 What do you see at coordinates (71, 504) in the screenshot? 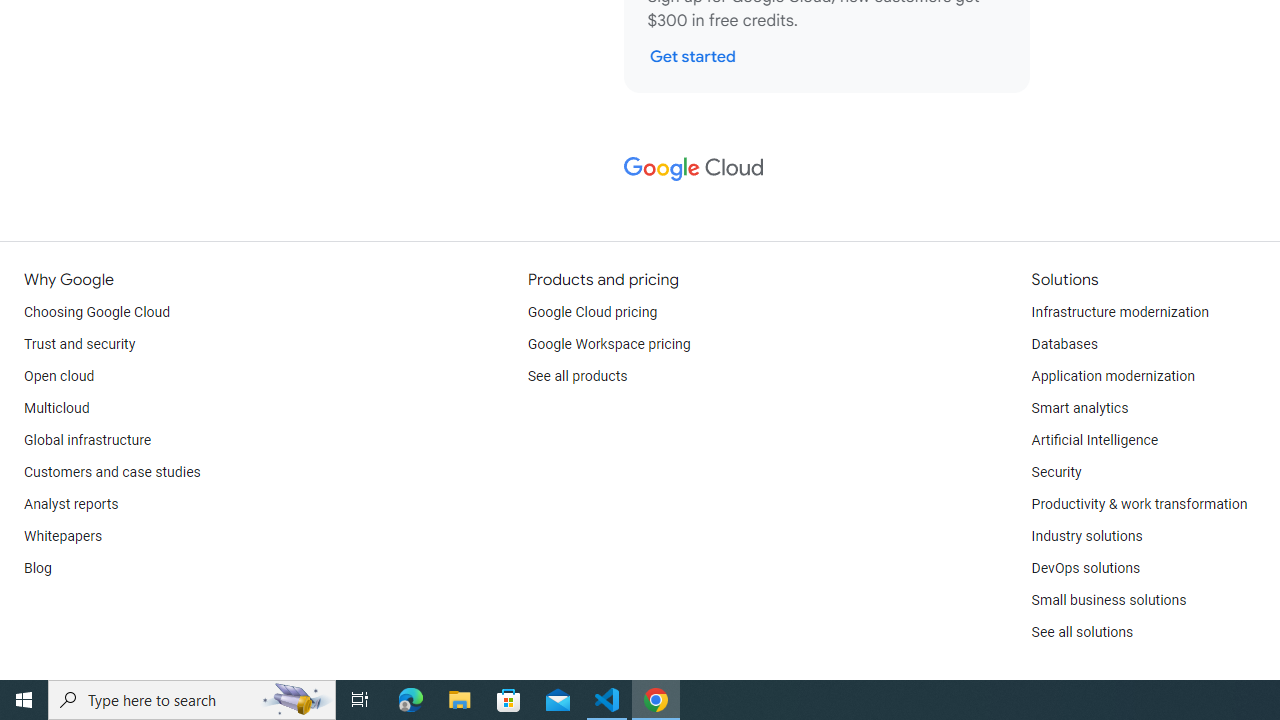
I see `'Analyst reports'` at bounding box center [71, 504].